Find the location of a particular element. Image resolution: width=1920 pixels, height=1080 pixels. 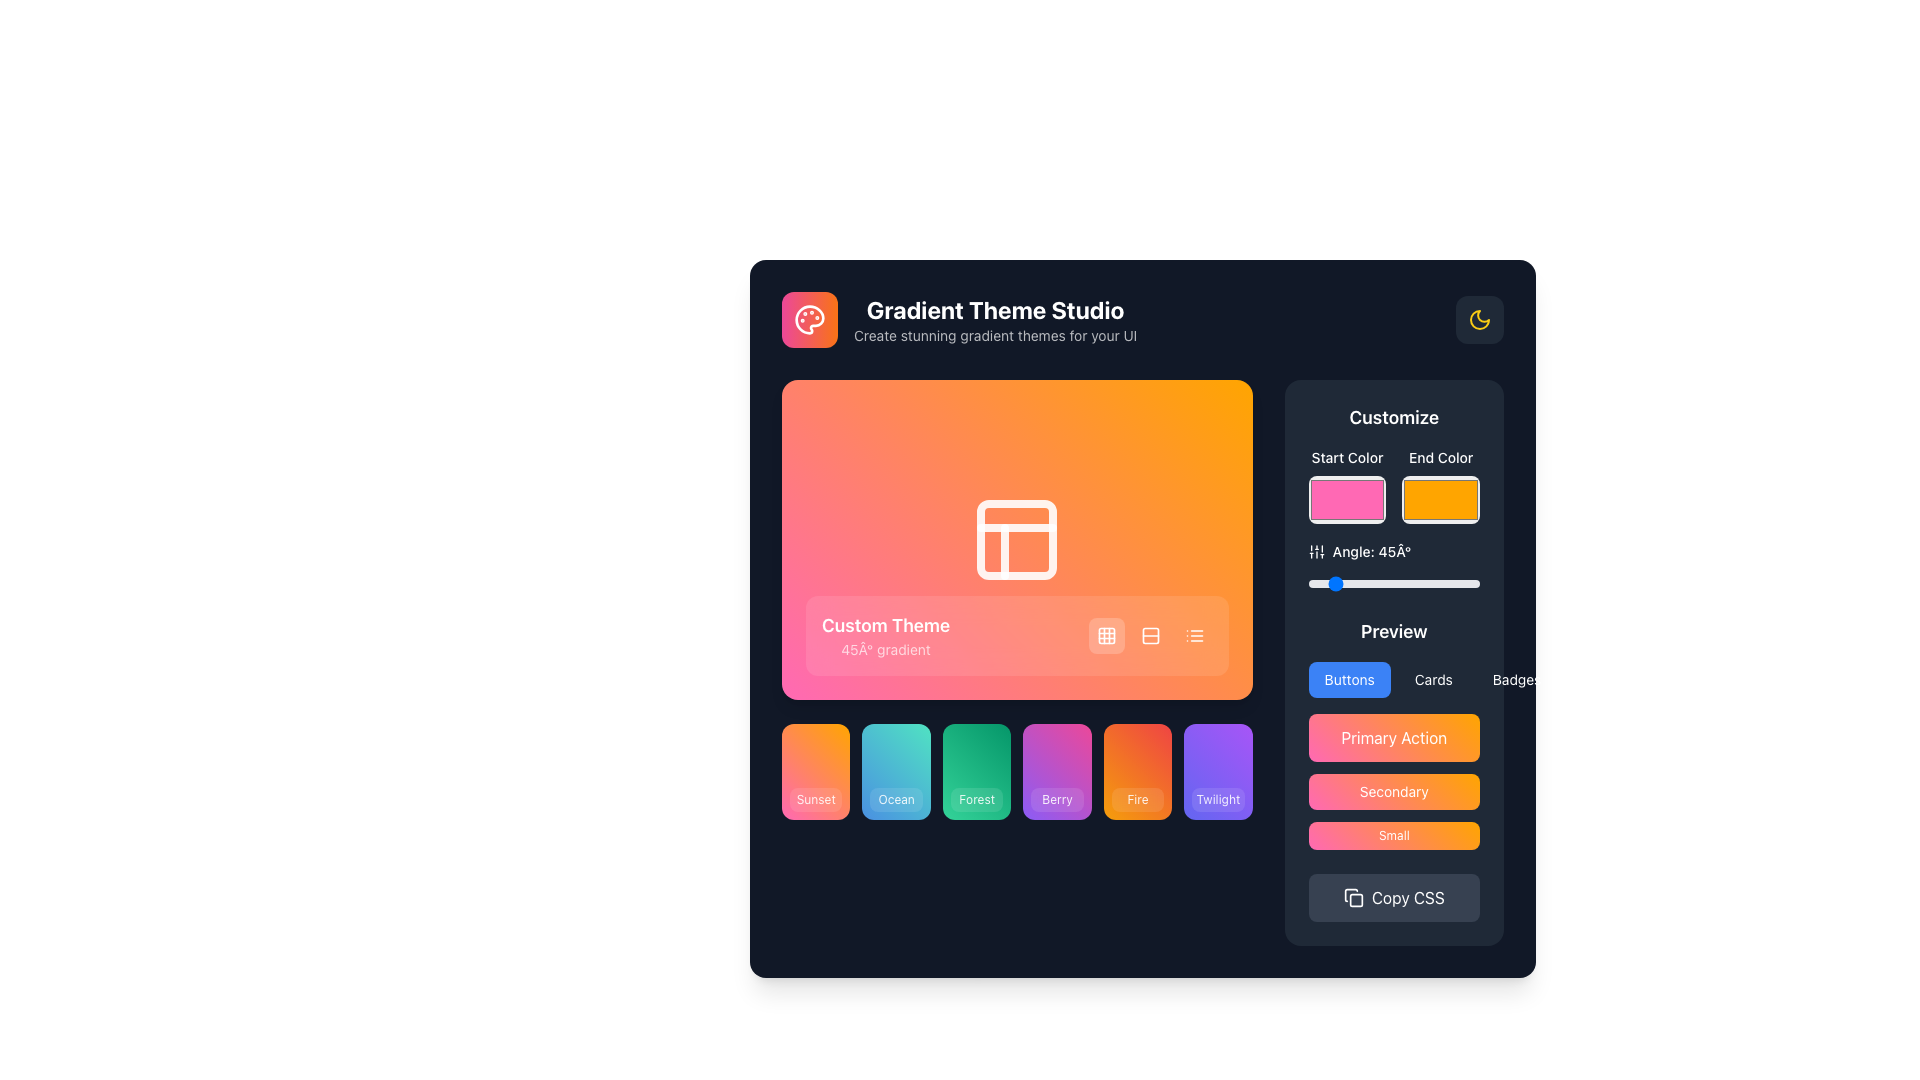

the Informational Panel with Controls to trigger additional effects is located at coordinates (1017, 636).